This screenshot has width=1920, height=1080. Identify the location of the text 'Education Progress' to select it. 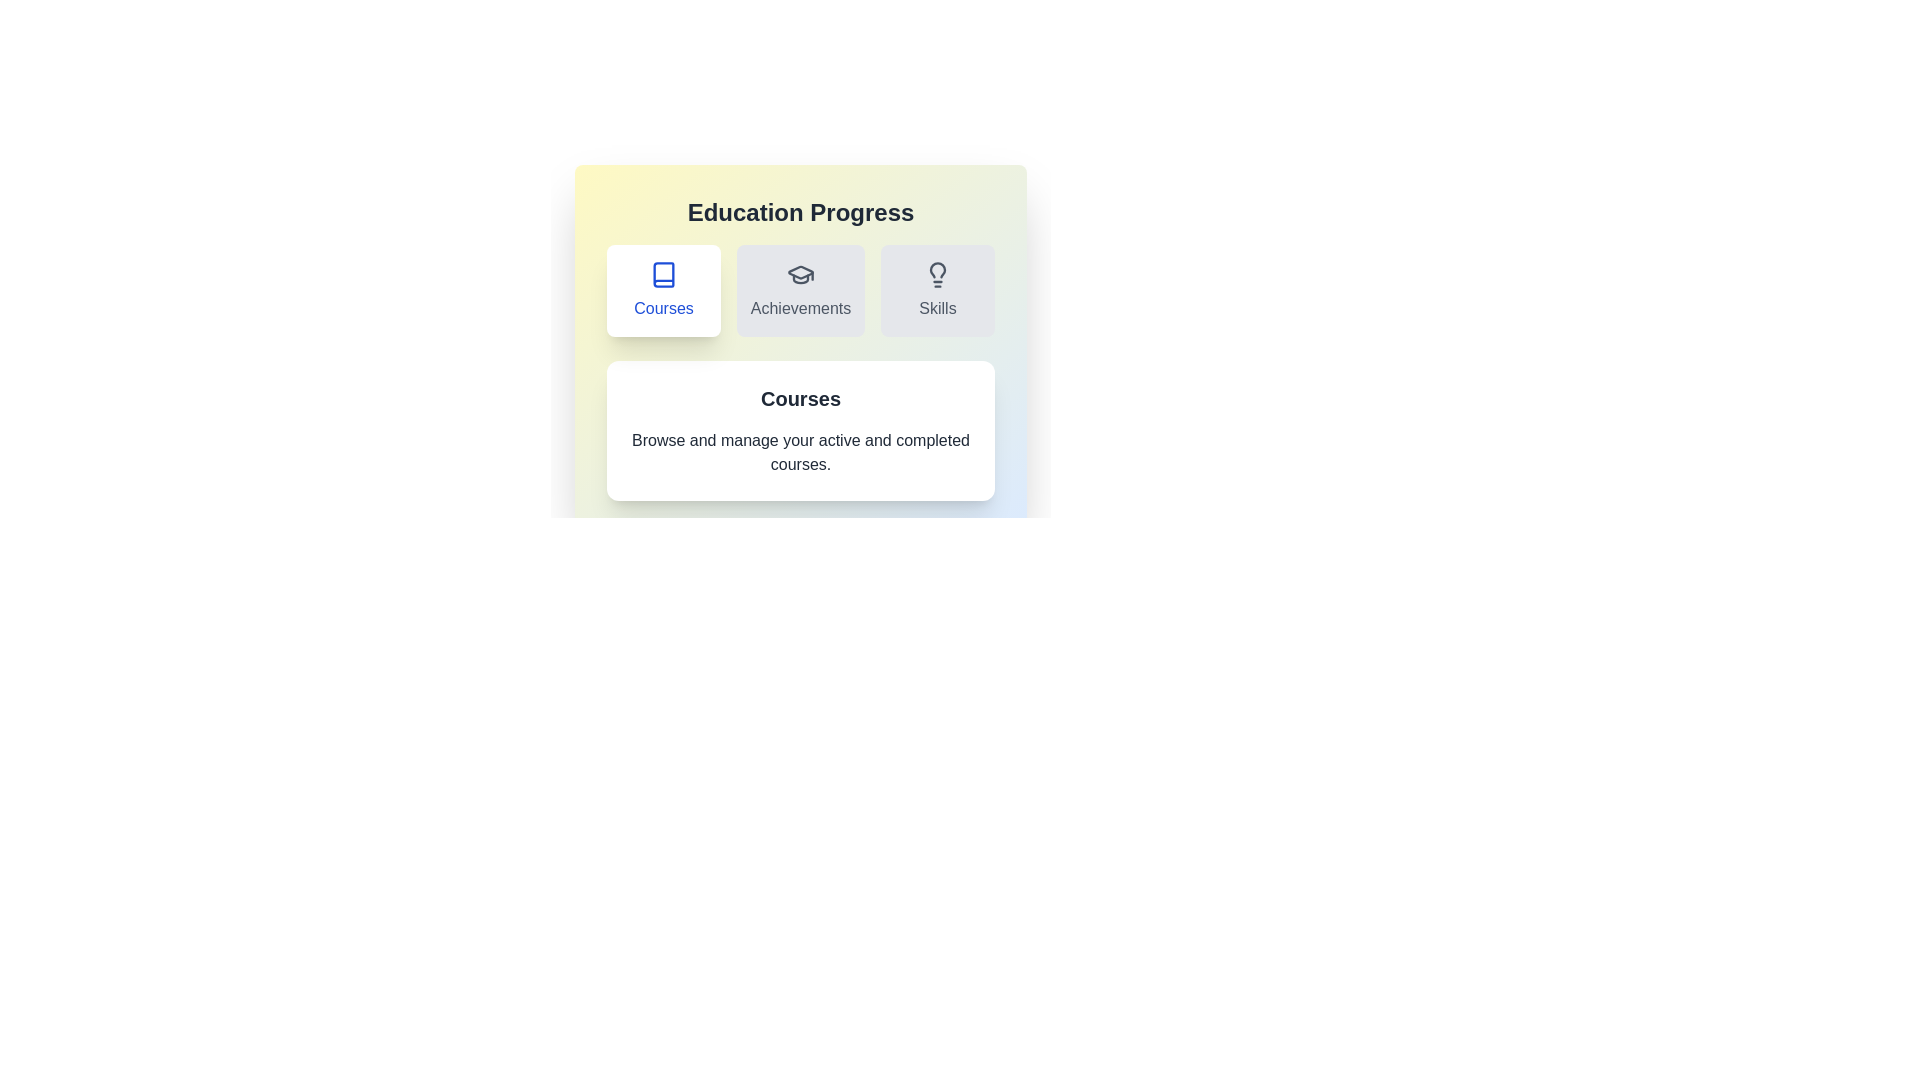
(801, 212).